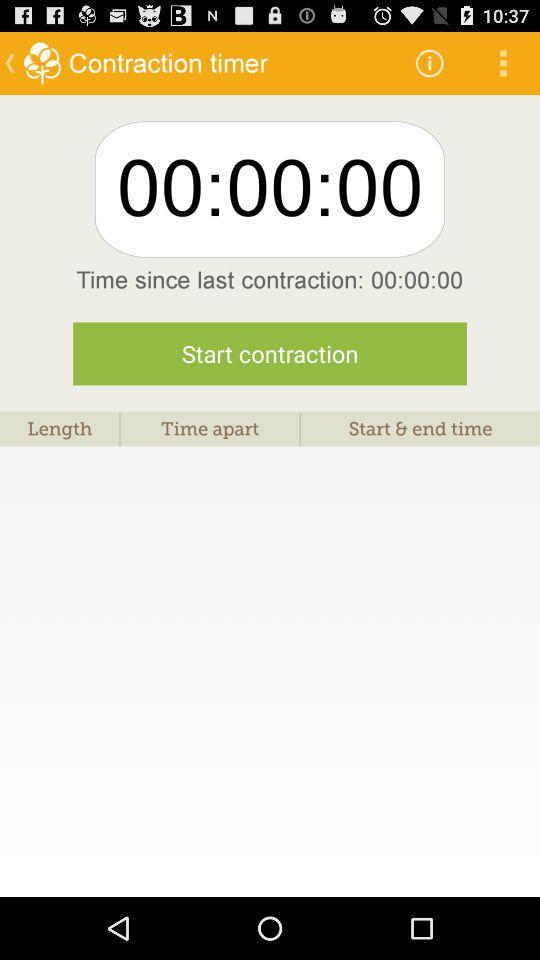 The image size is (540, 960). What do you see at coordinates (428, 62) in the screenshot?
I see `the icon next to contraction timer icon` at bounding box center [428, 62].